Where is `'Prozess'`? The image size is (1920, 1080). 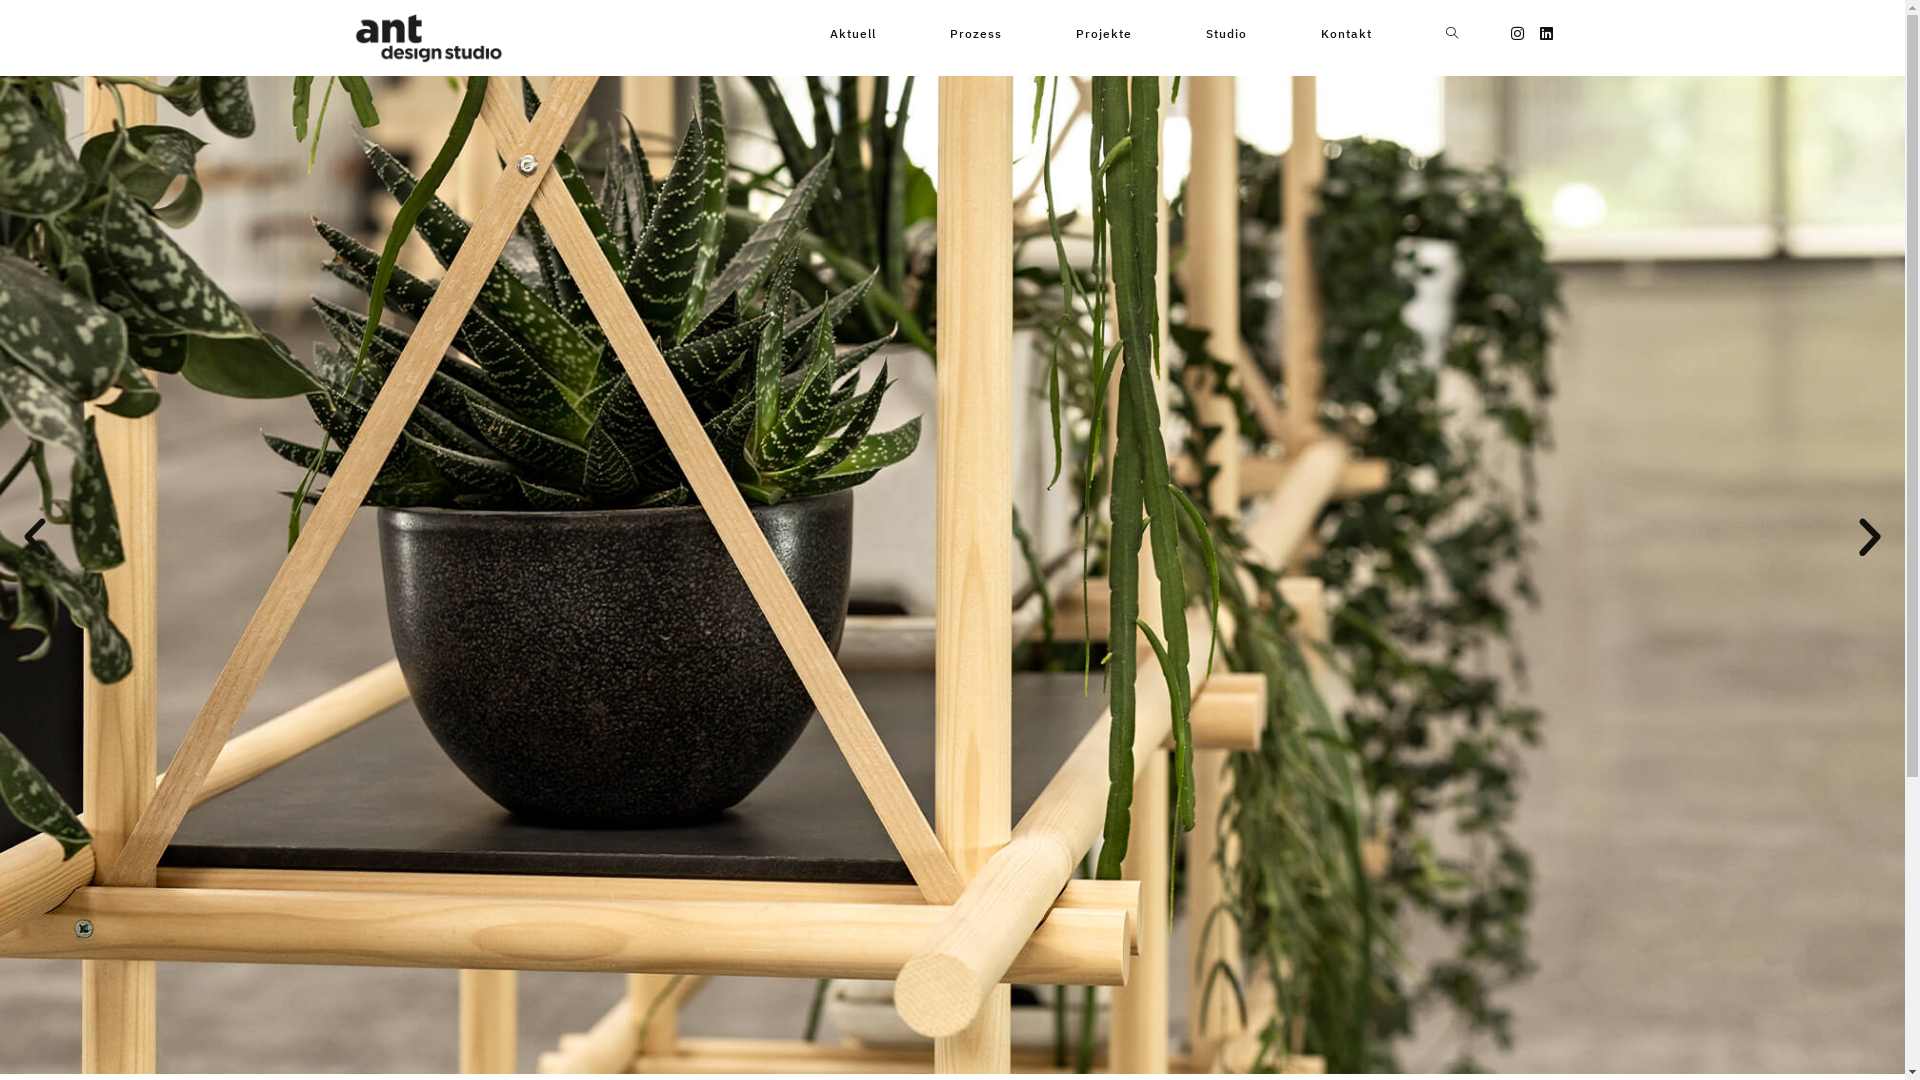
'Prozess' is located at coordinates (974, 34).